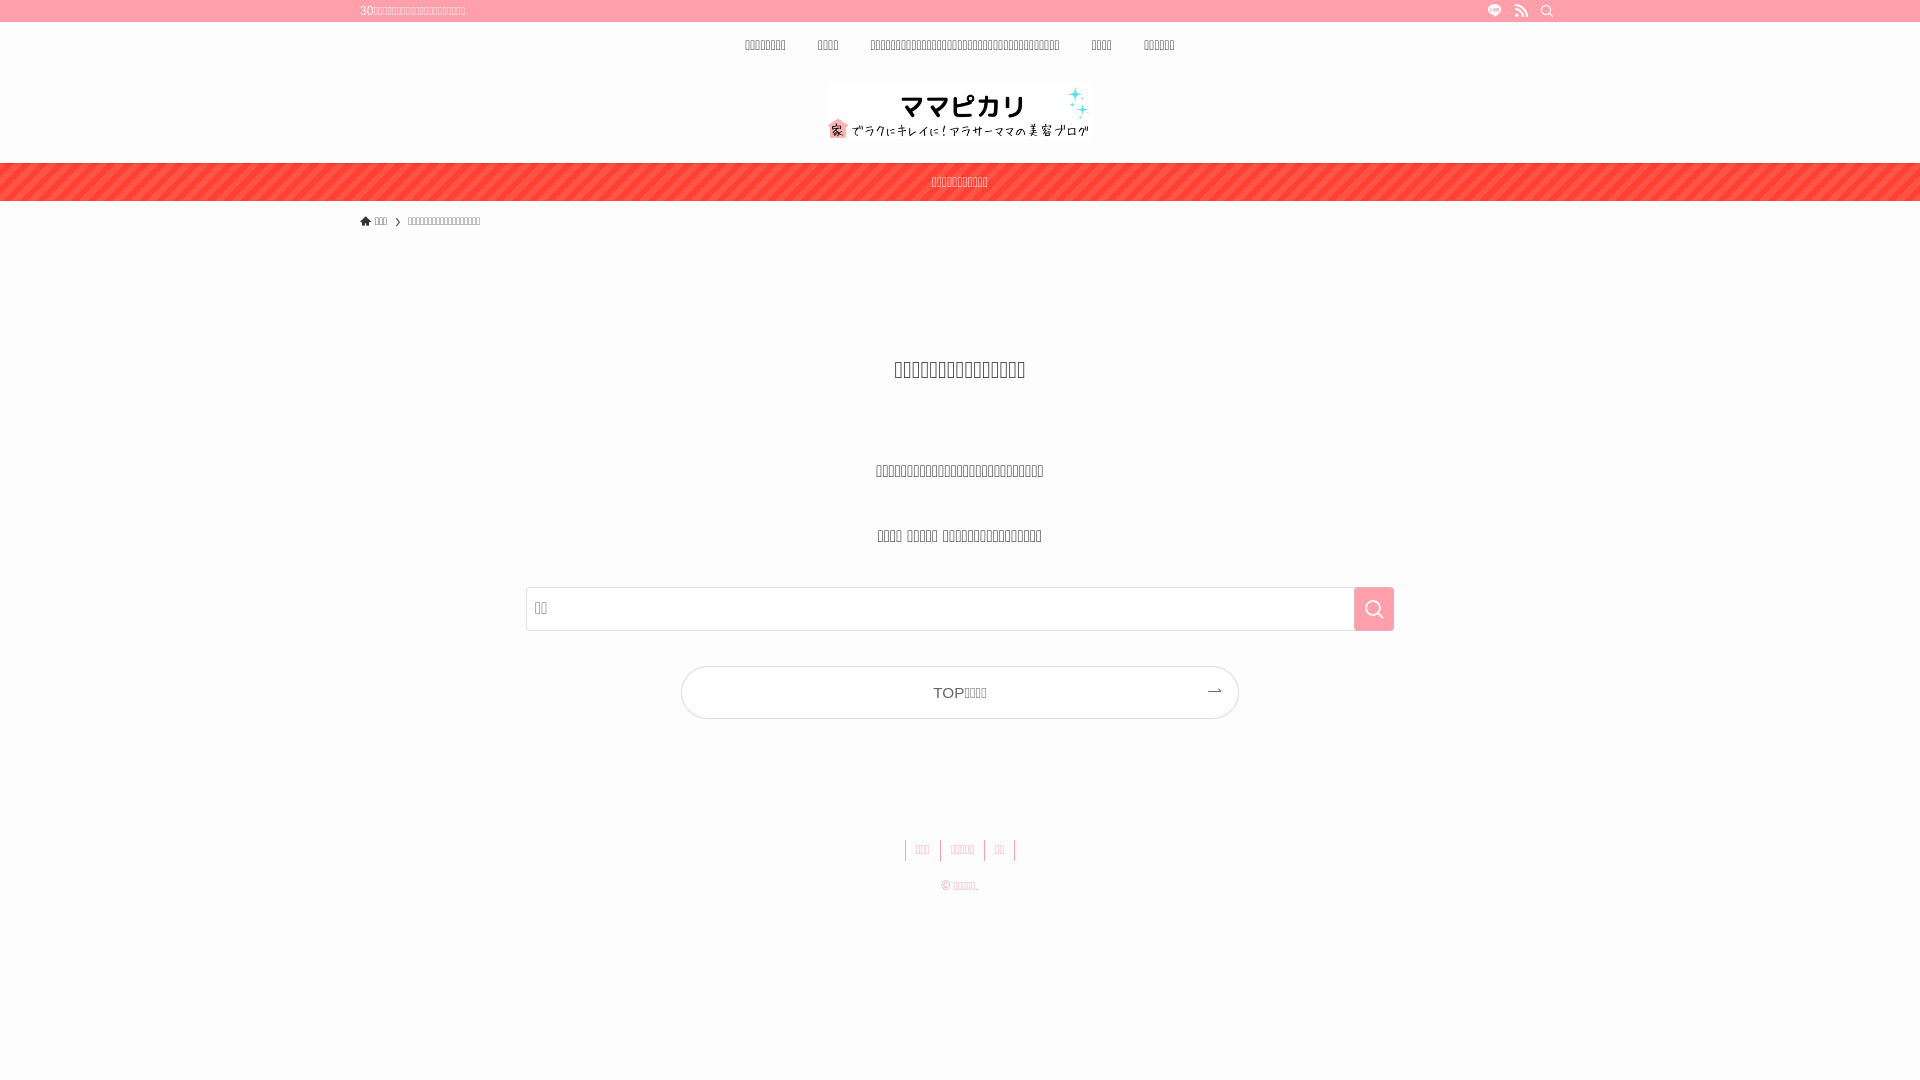 This screenshot has height=1080, width=1920. What do you see at coordinates (1372, 608) in the screenshot?
I see `'search'` at bounding box center [1372, 608].